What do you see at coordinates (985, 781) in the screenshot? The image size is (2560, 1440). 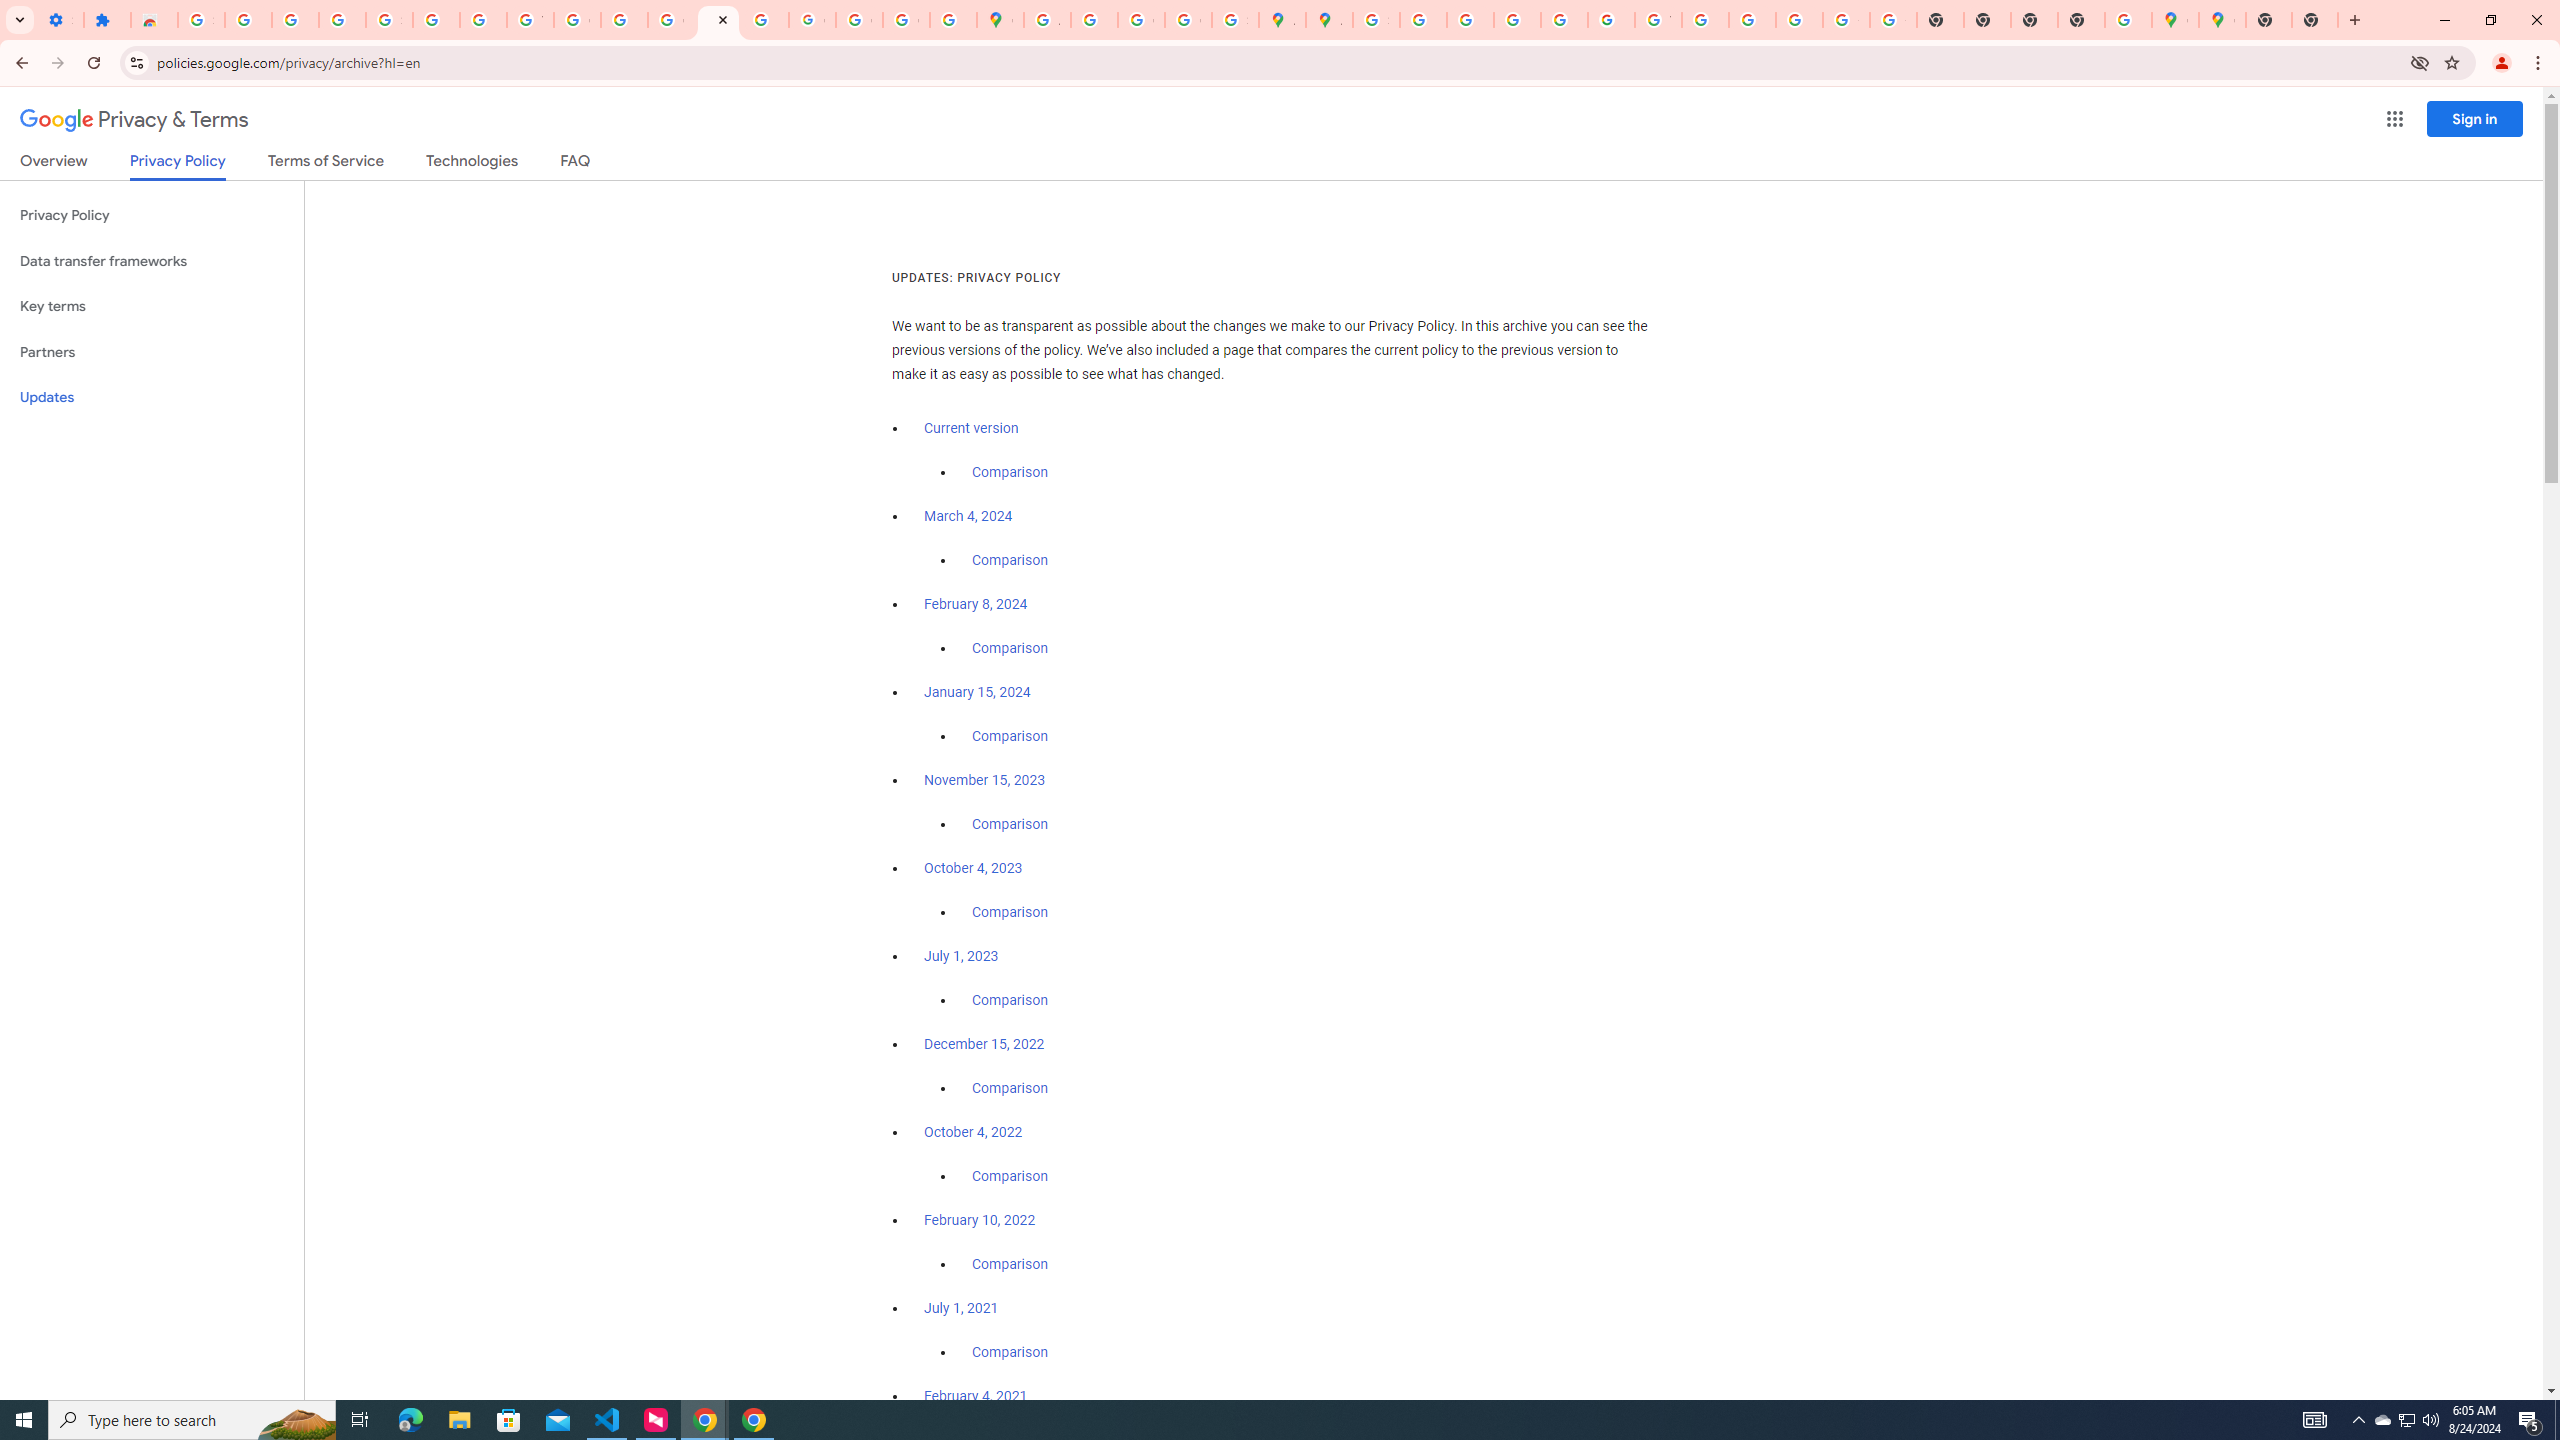 I see `'November 15, 2023'` at bounding box center [985, 781].